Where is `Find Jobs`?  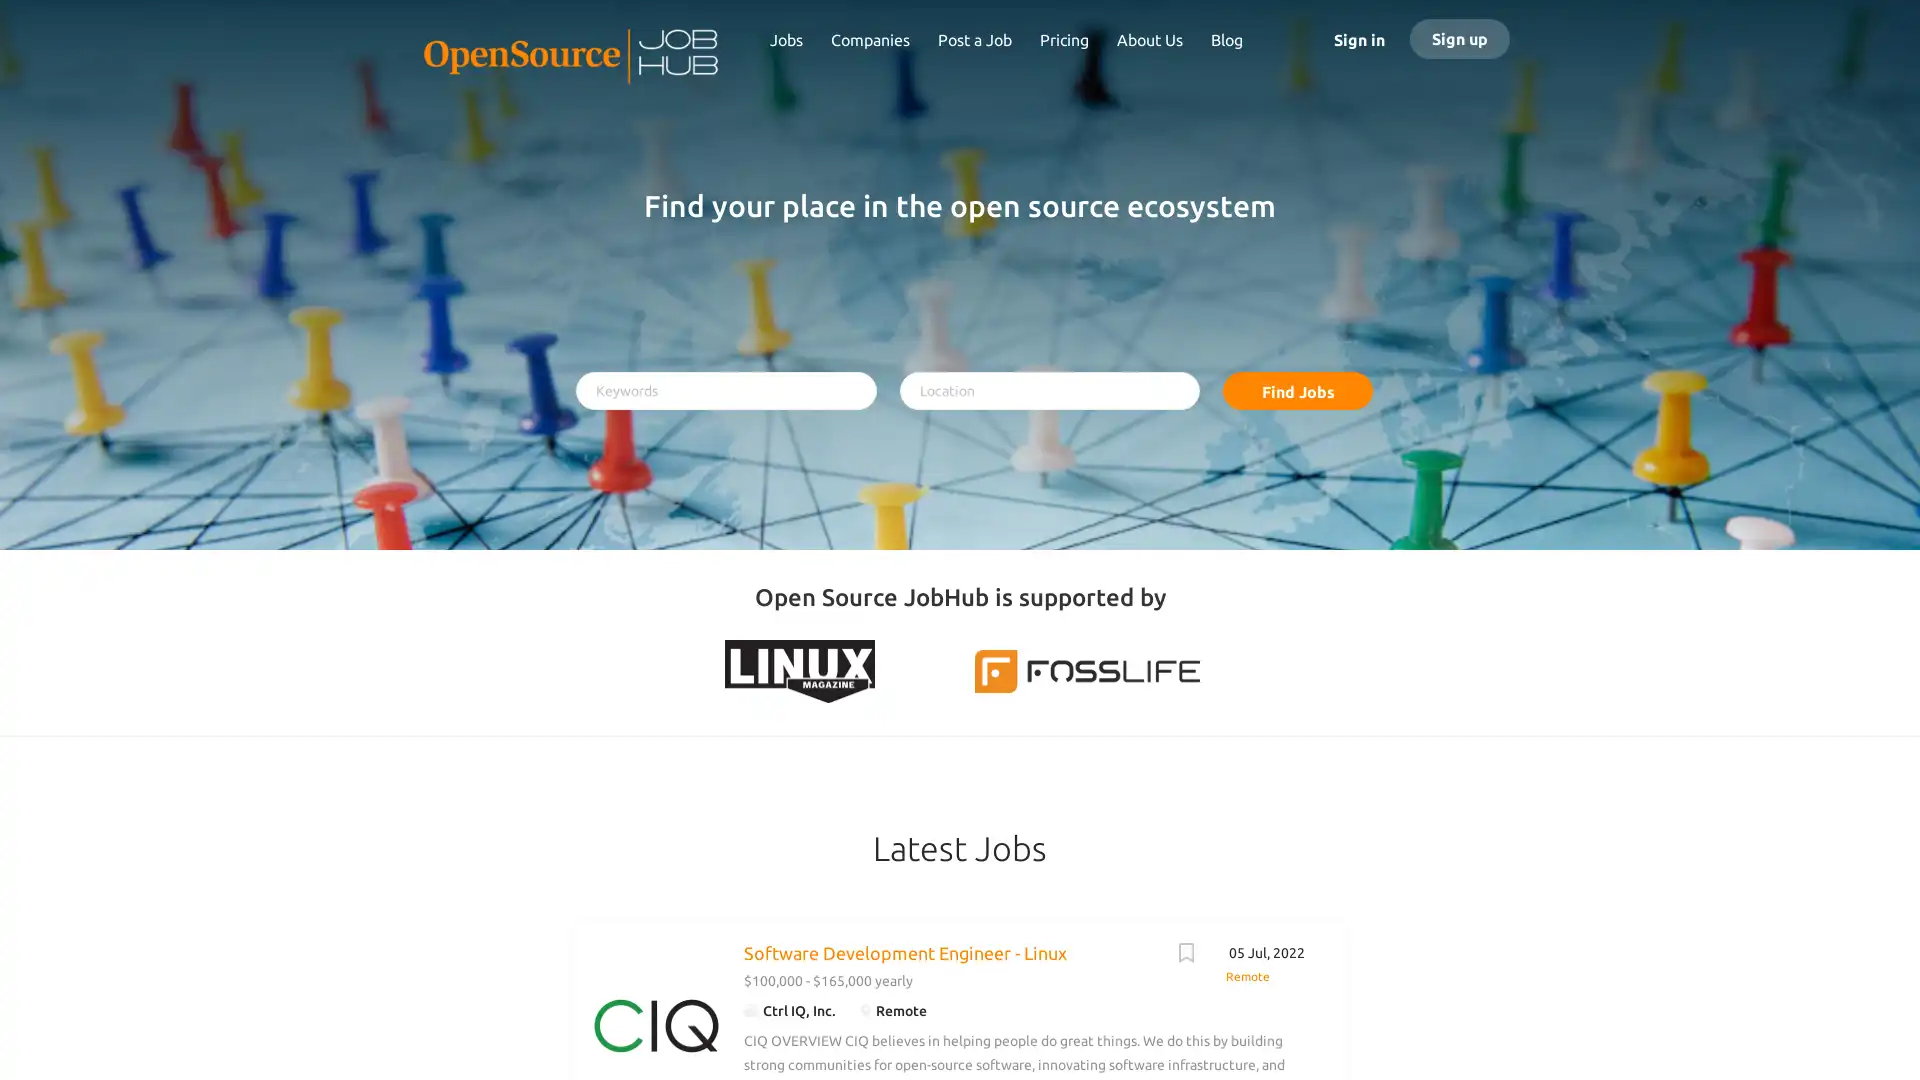
Find Jobs is located at coordinates (1297, 390).